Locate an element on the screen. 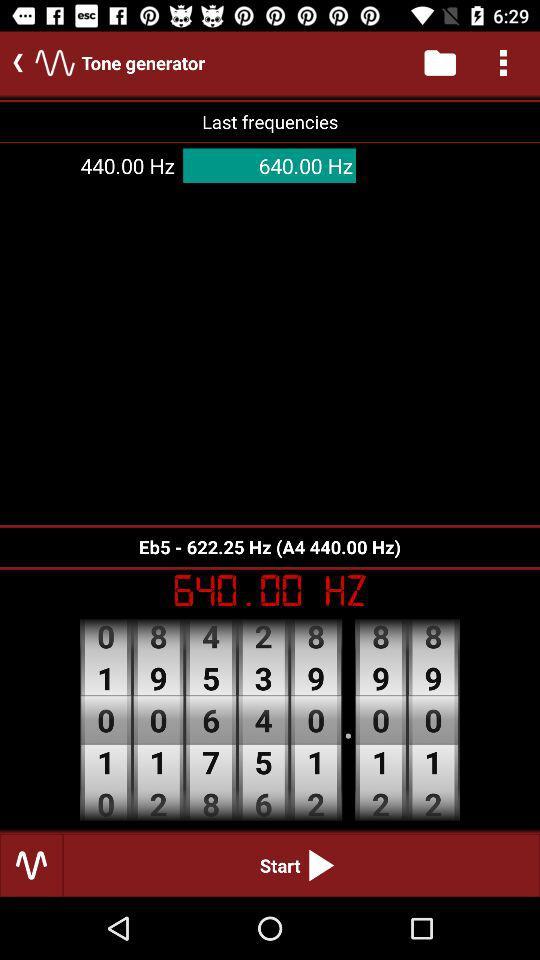 The image size is (540, 960). eb5 622 25 item is located at coordinates (270, 547).